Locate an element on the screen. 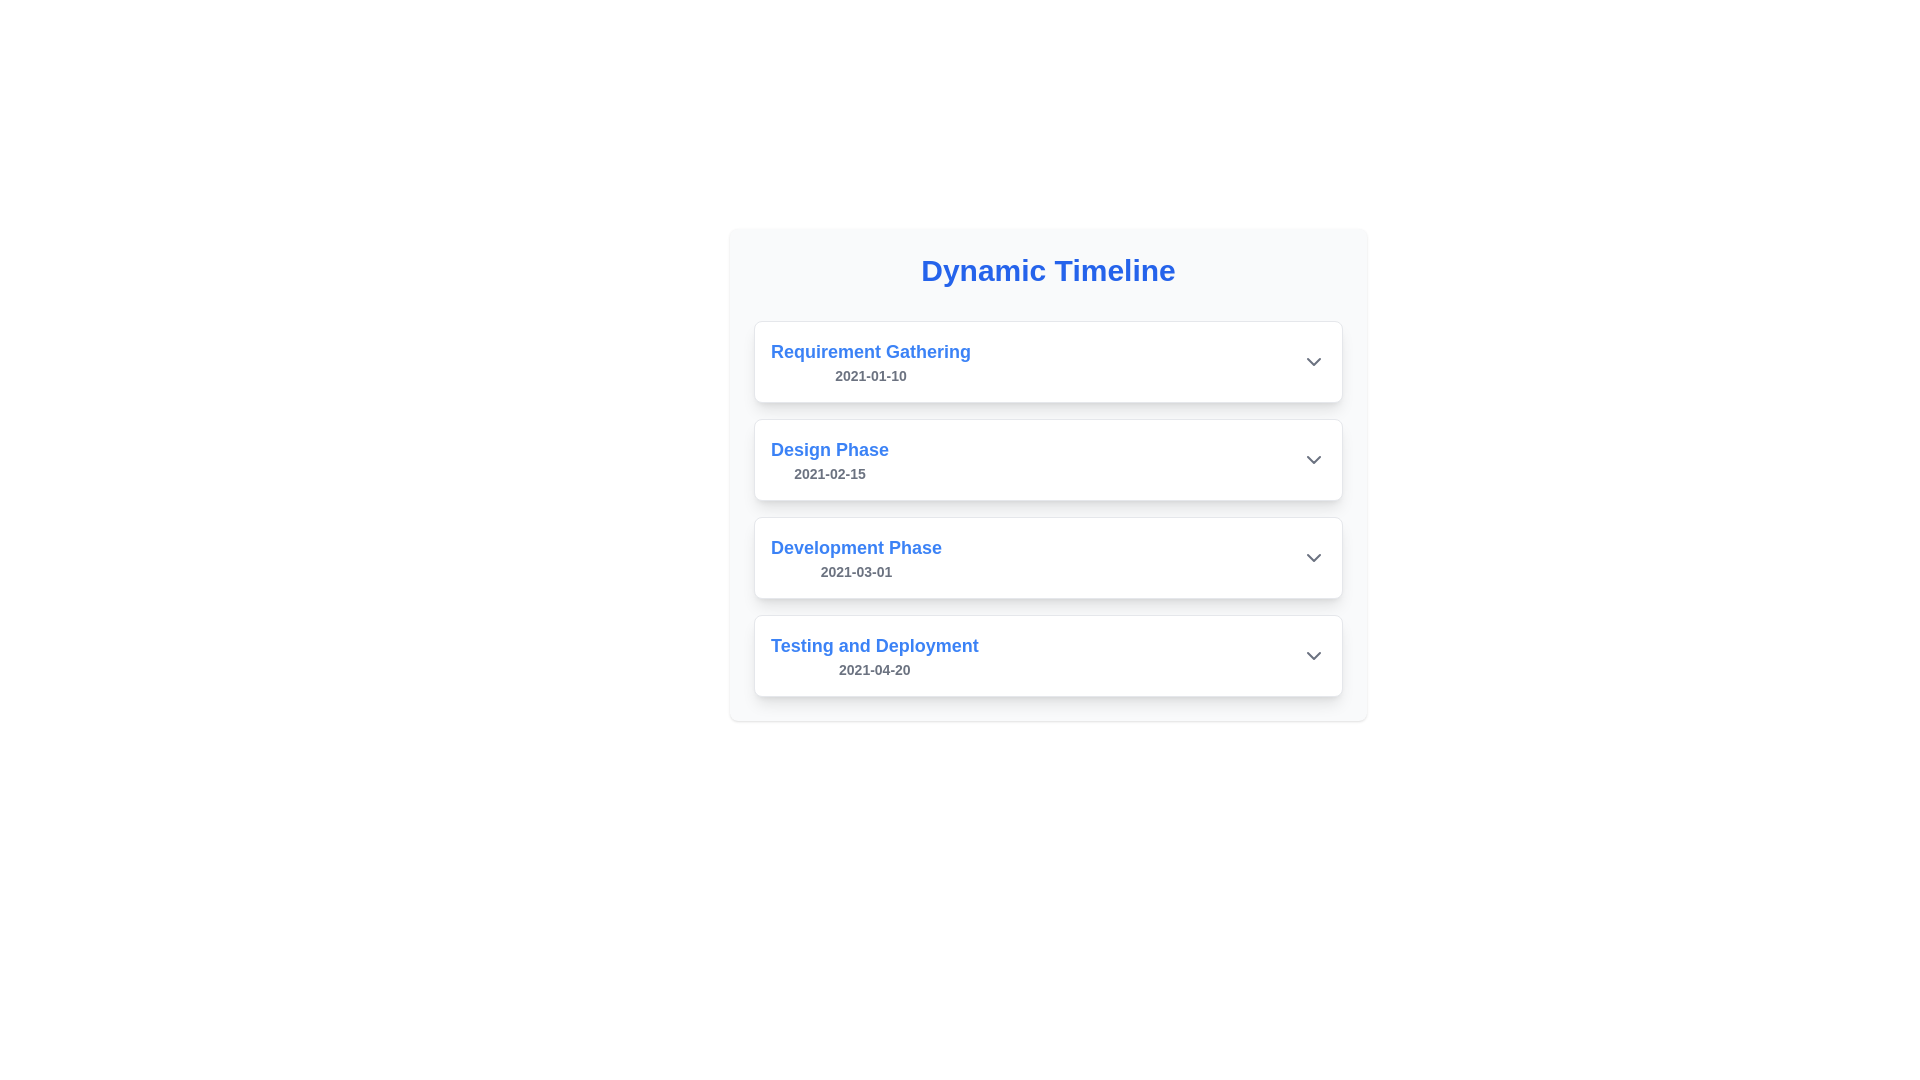 The width and height of the screenshot is (1920, 1080). the toggle icon at the rightmost position of the 'Development Phase' row is located at coordinates (1314, 558).